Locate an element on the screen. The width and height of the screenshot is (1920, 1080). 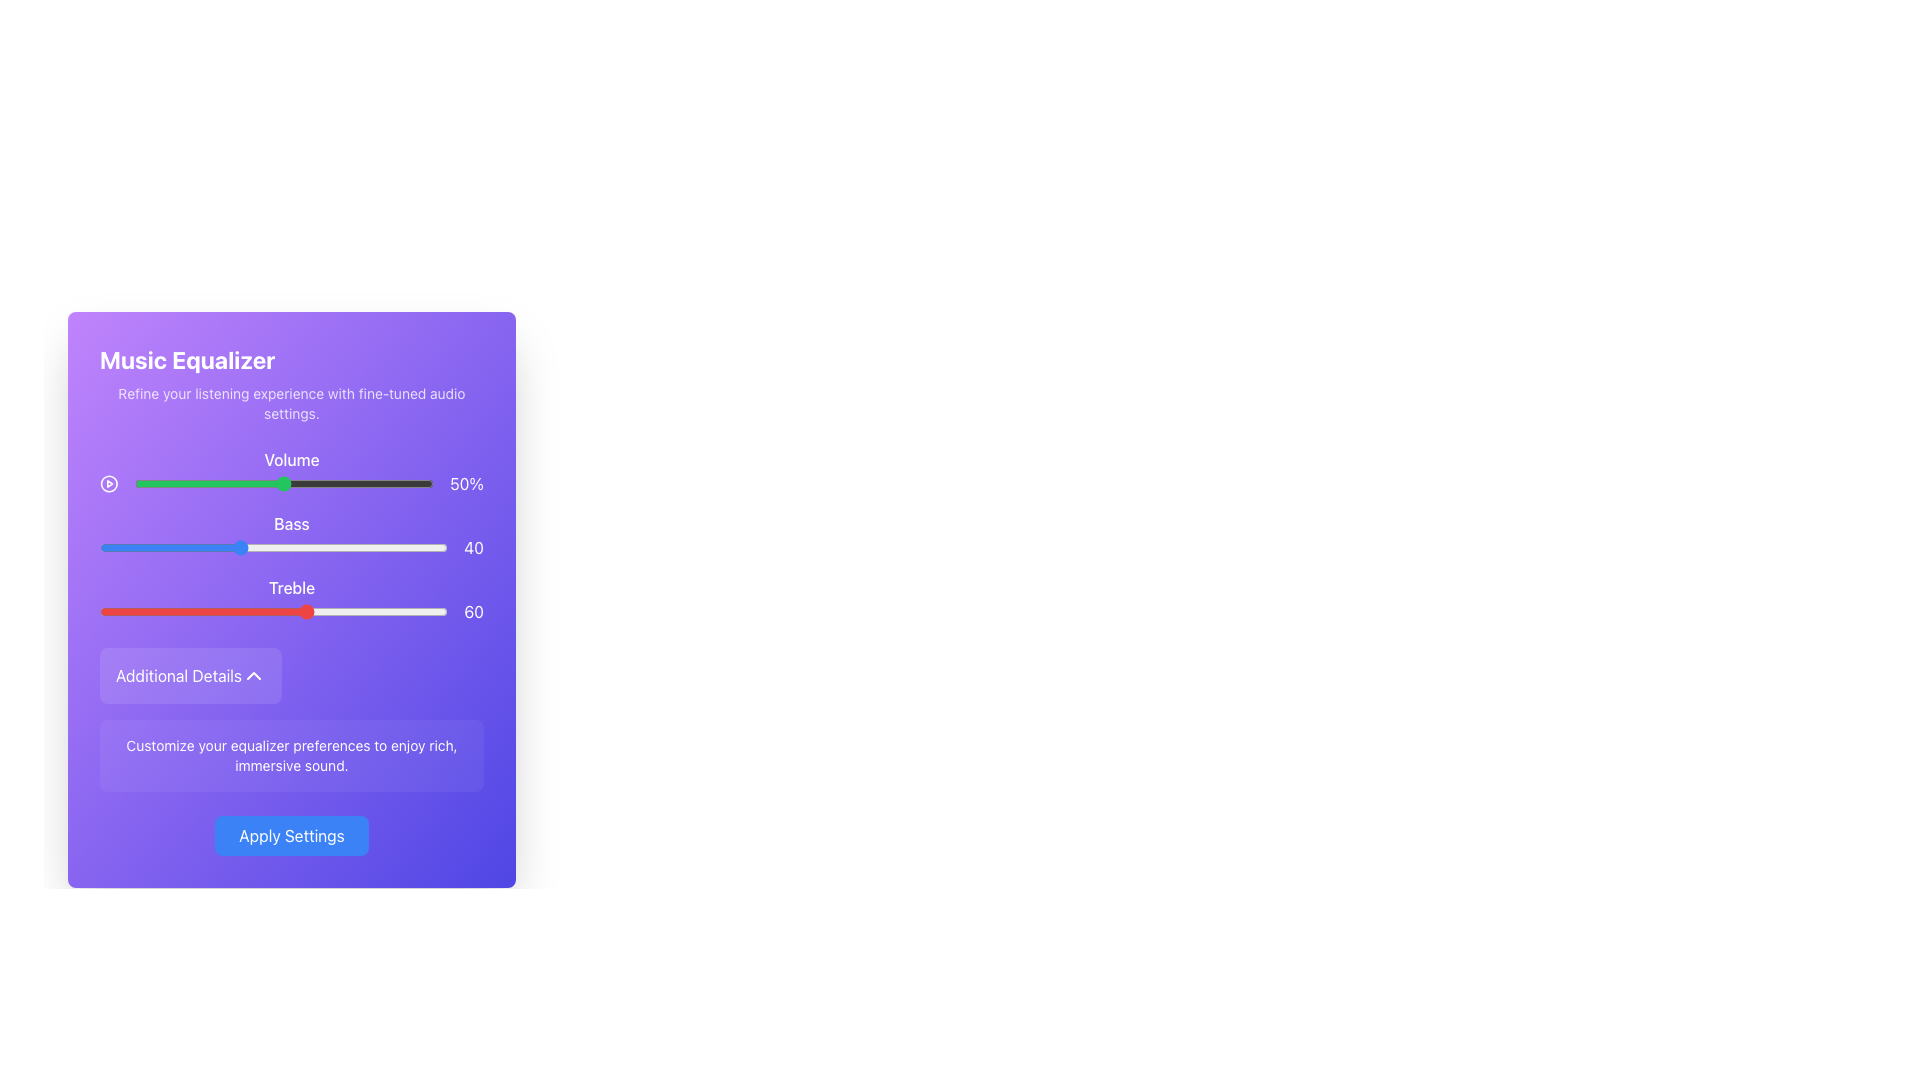
the treble level is located at coordinates (375, 611).